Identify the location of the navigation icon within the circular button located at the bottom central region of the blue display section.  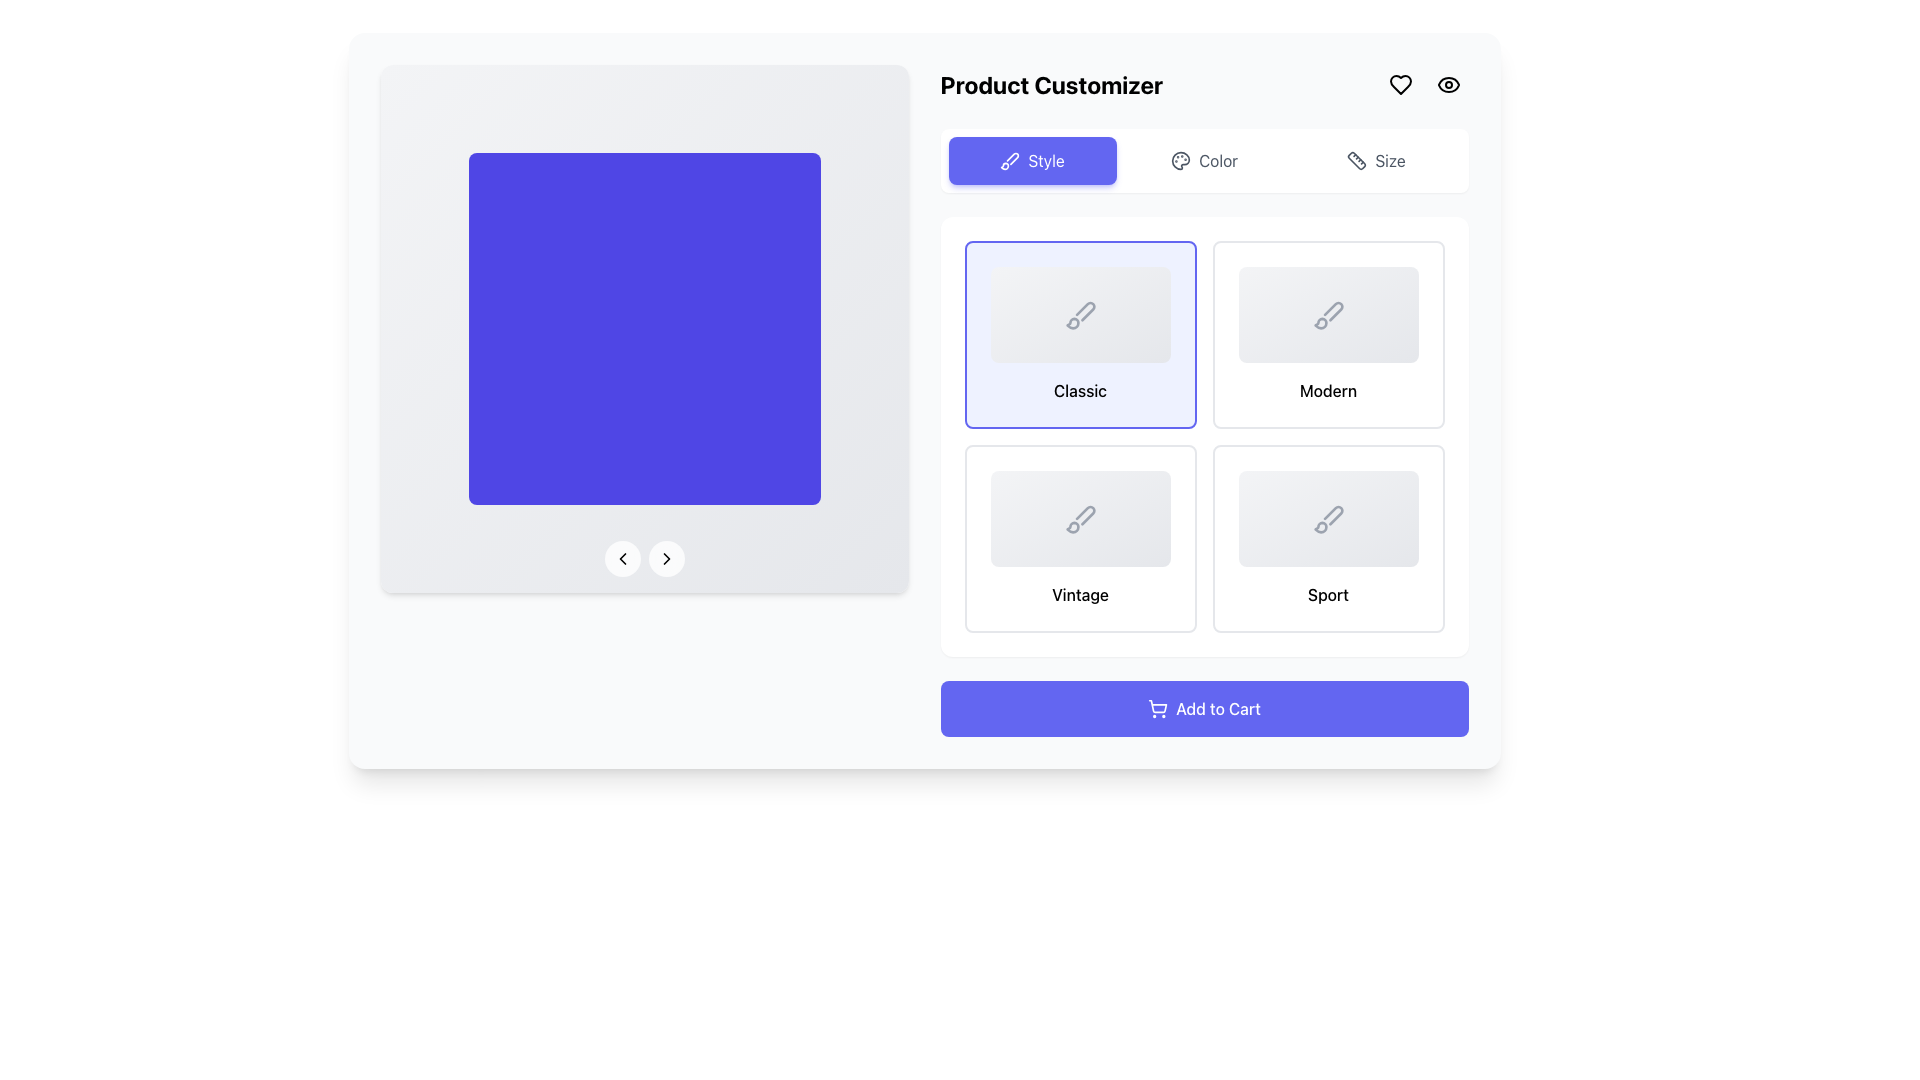
(666, 559).